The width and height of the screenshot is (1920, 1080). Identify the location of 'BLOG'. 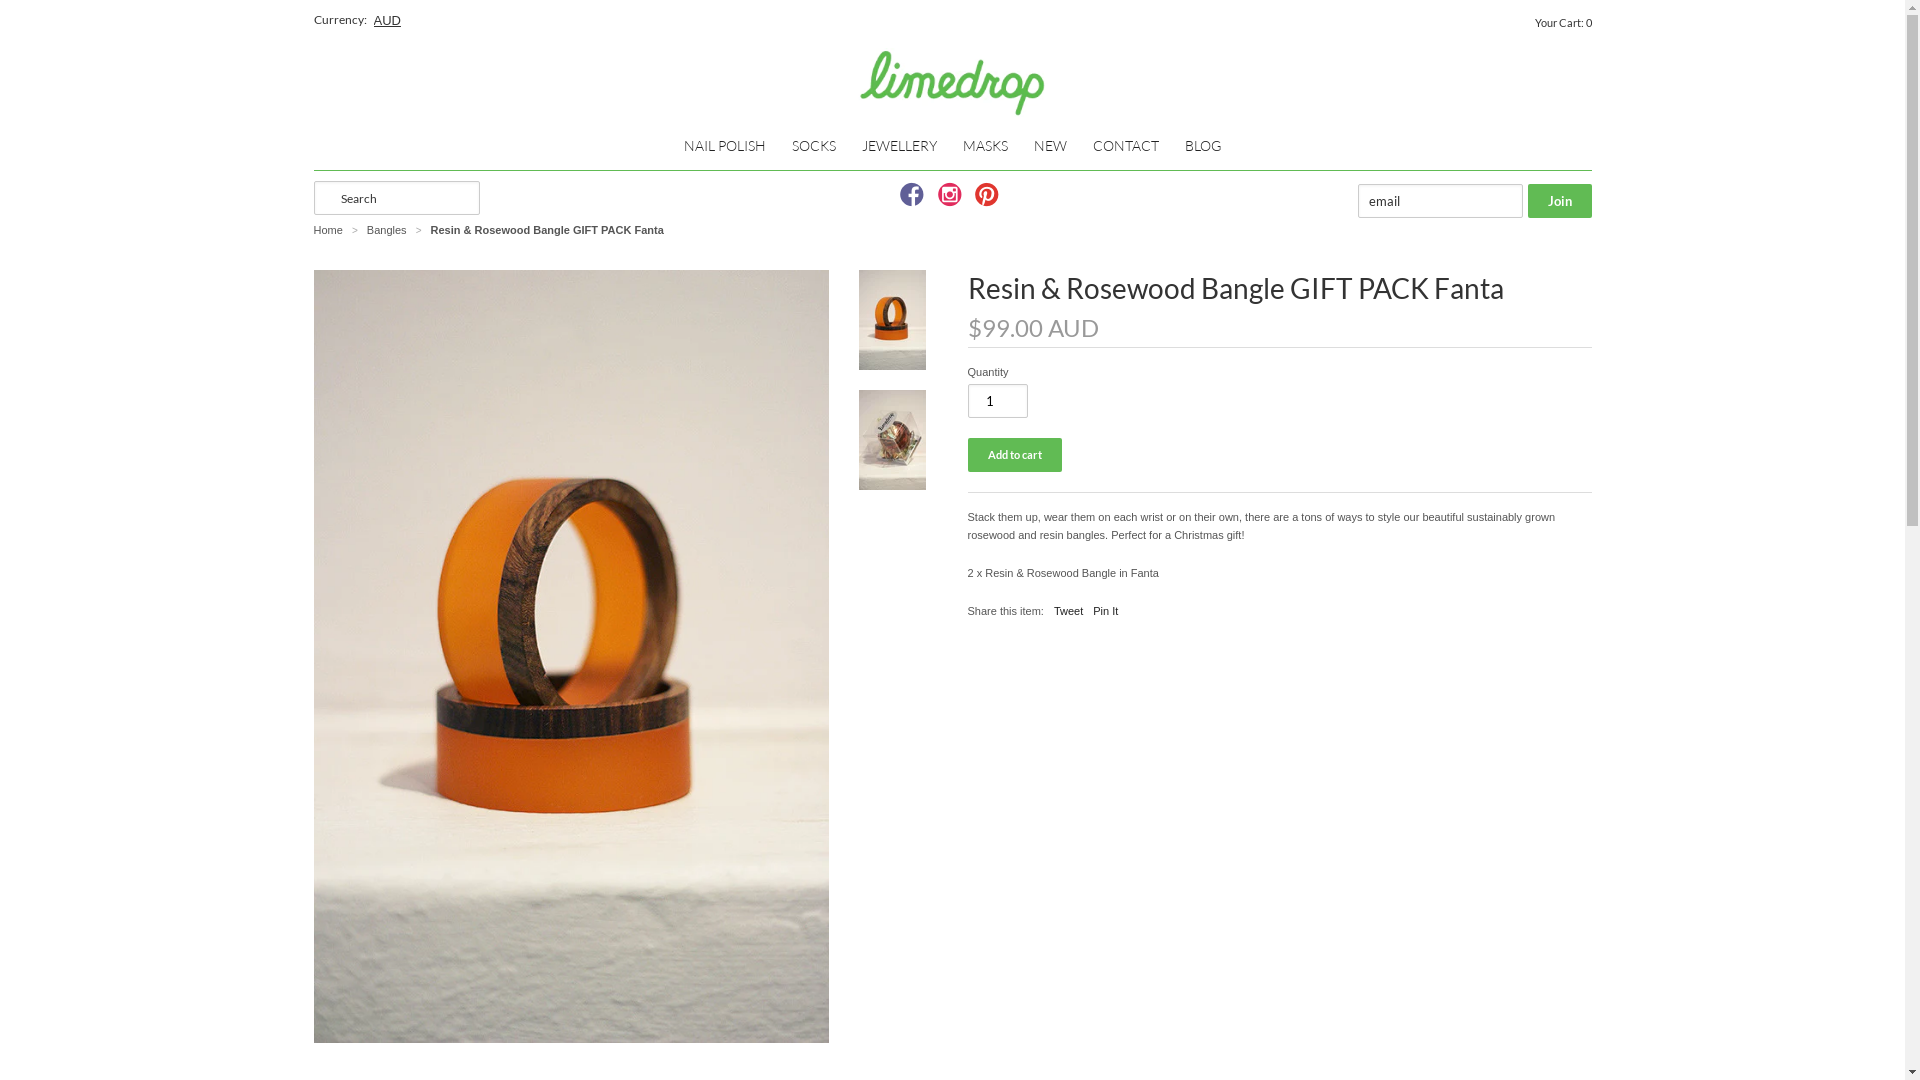
(1202, 145).